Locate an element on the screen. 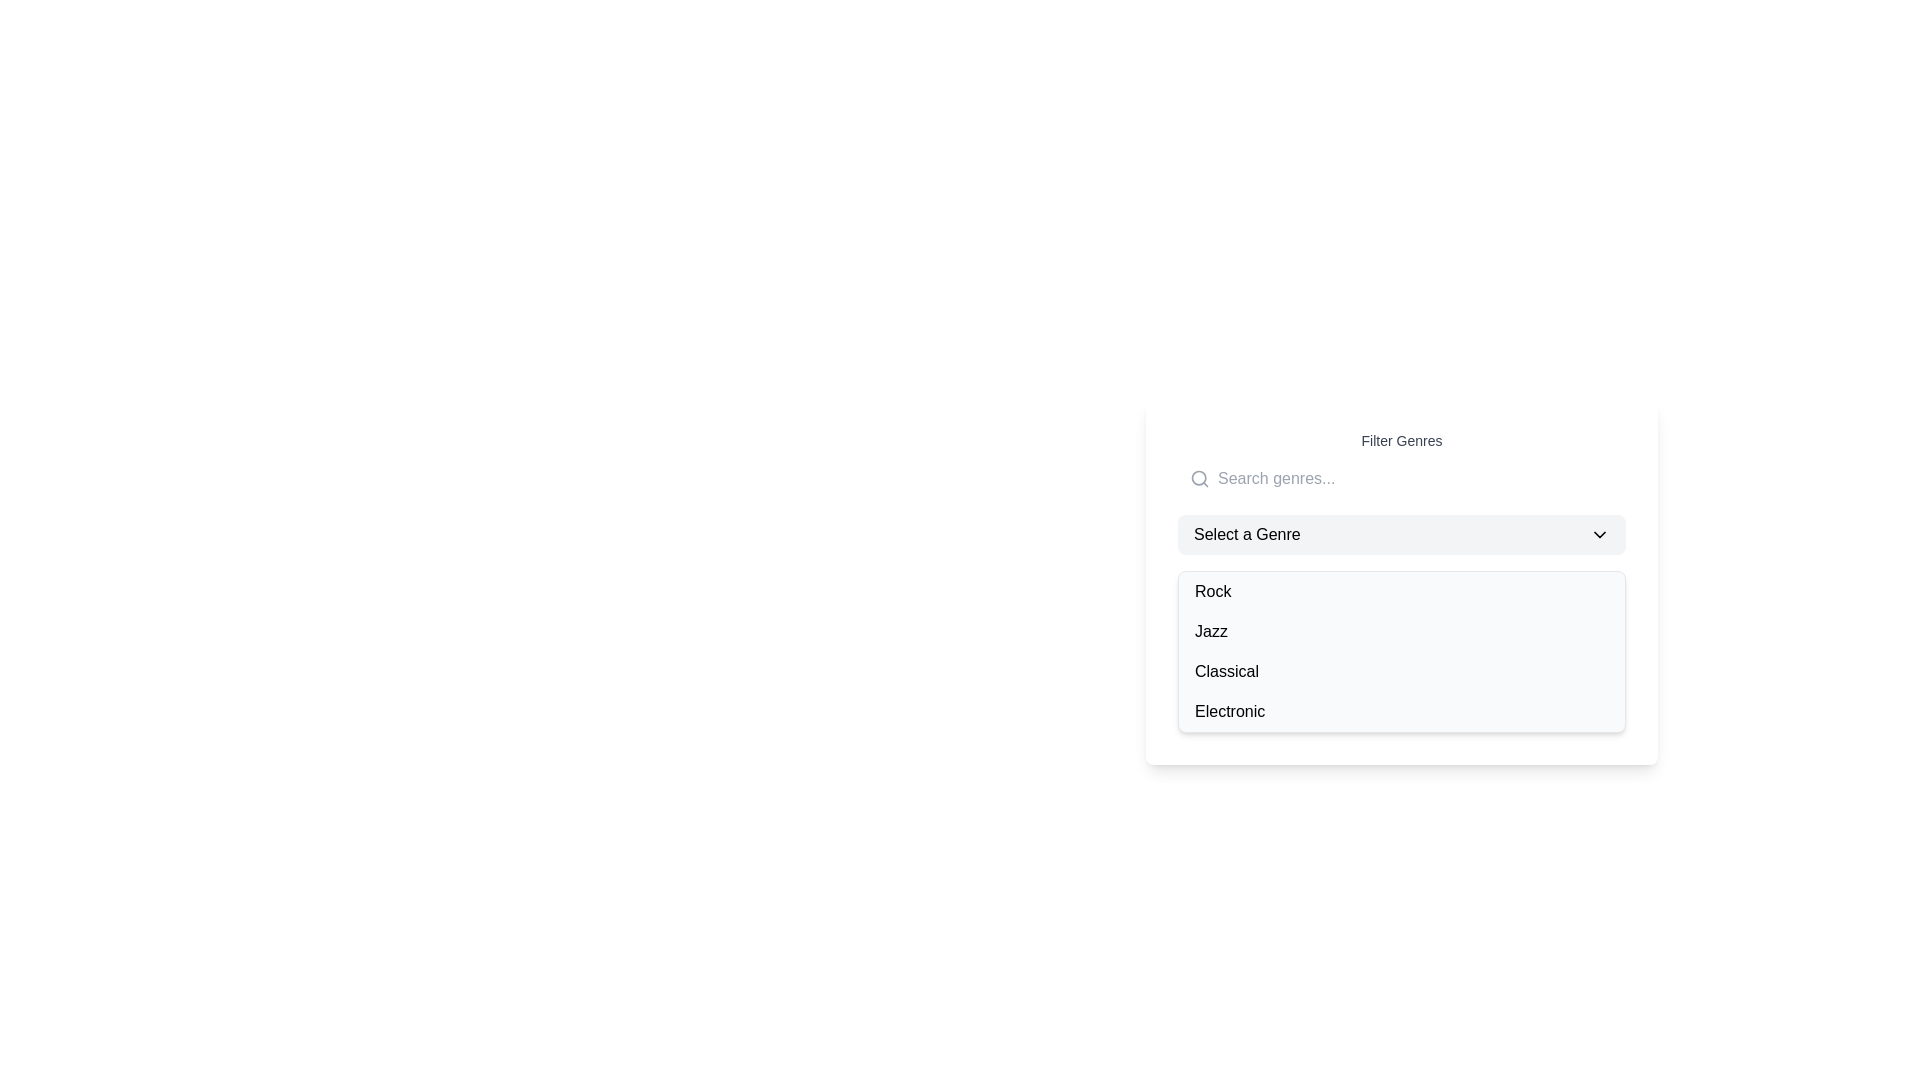  the text display option reading 'Jazz', which is the second option in the list under the dropdown labeled 'Select a Genre', located between 'Rock' and 'Classical' is located at coordinates (1210, 632).